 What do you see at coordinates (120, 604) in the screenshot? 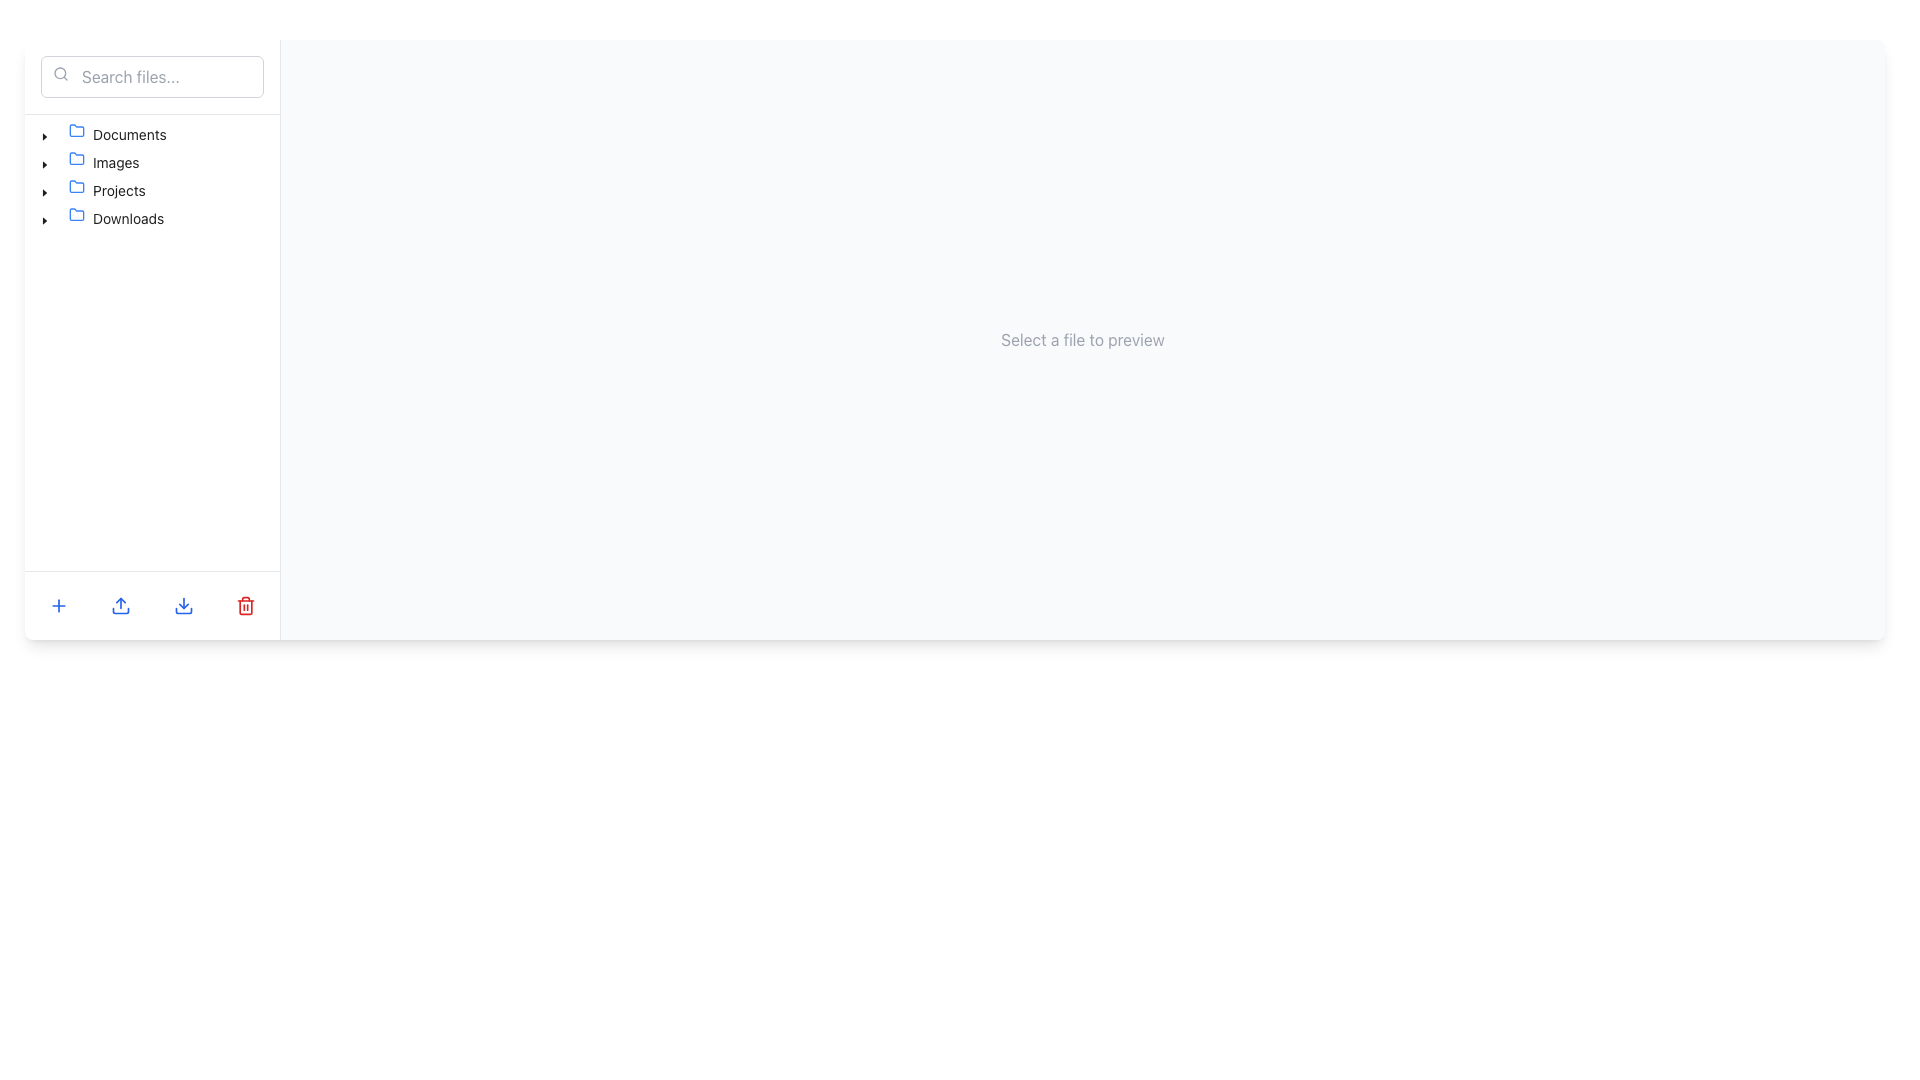
I see `the blue upload button with an upward arrow and rounded corners, which is the second button in a horizontal row of four buttons at the bottom left of the interface, to initiate file upload` at bounding box center [120, 604].